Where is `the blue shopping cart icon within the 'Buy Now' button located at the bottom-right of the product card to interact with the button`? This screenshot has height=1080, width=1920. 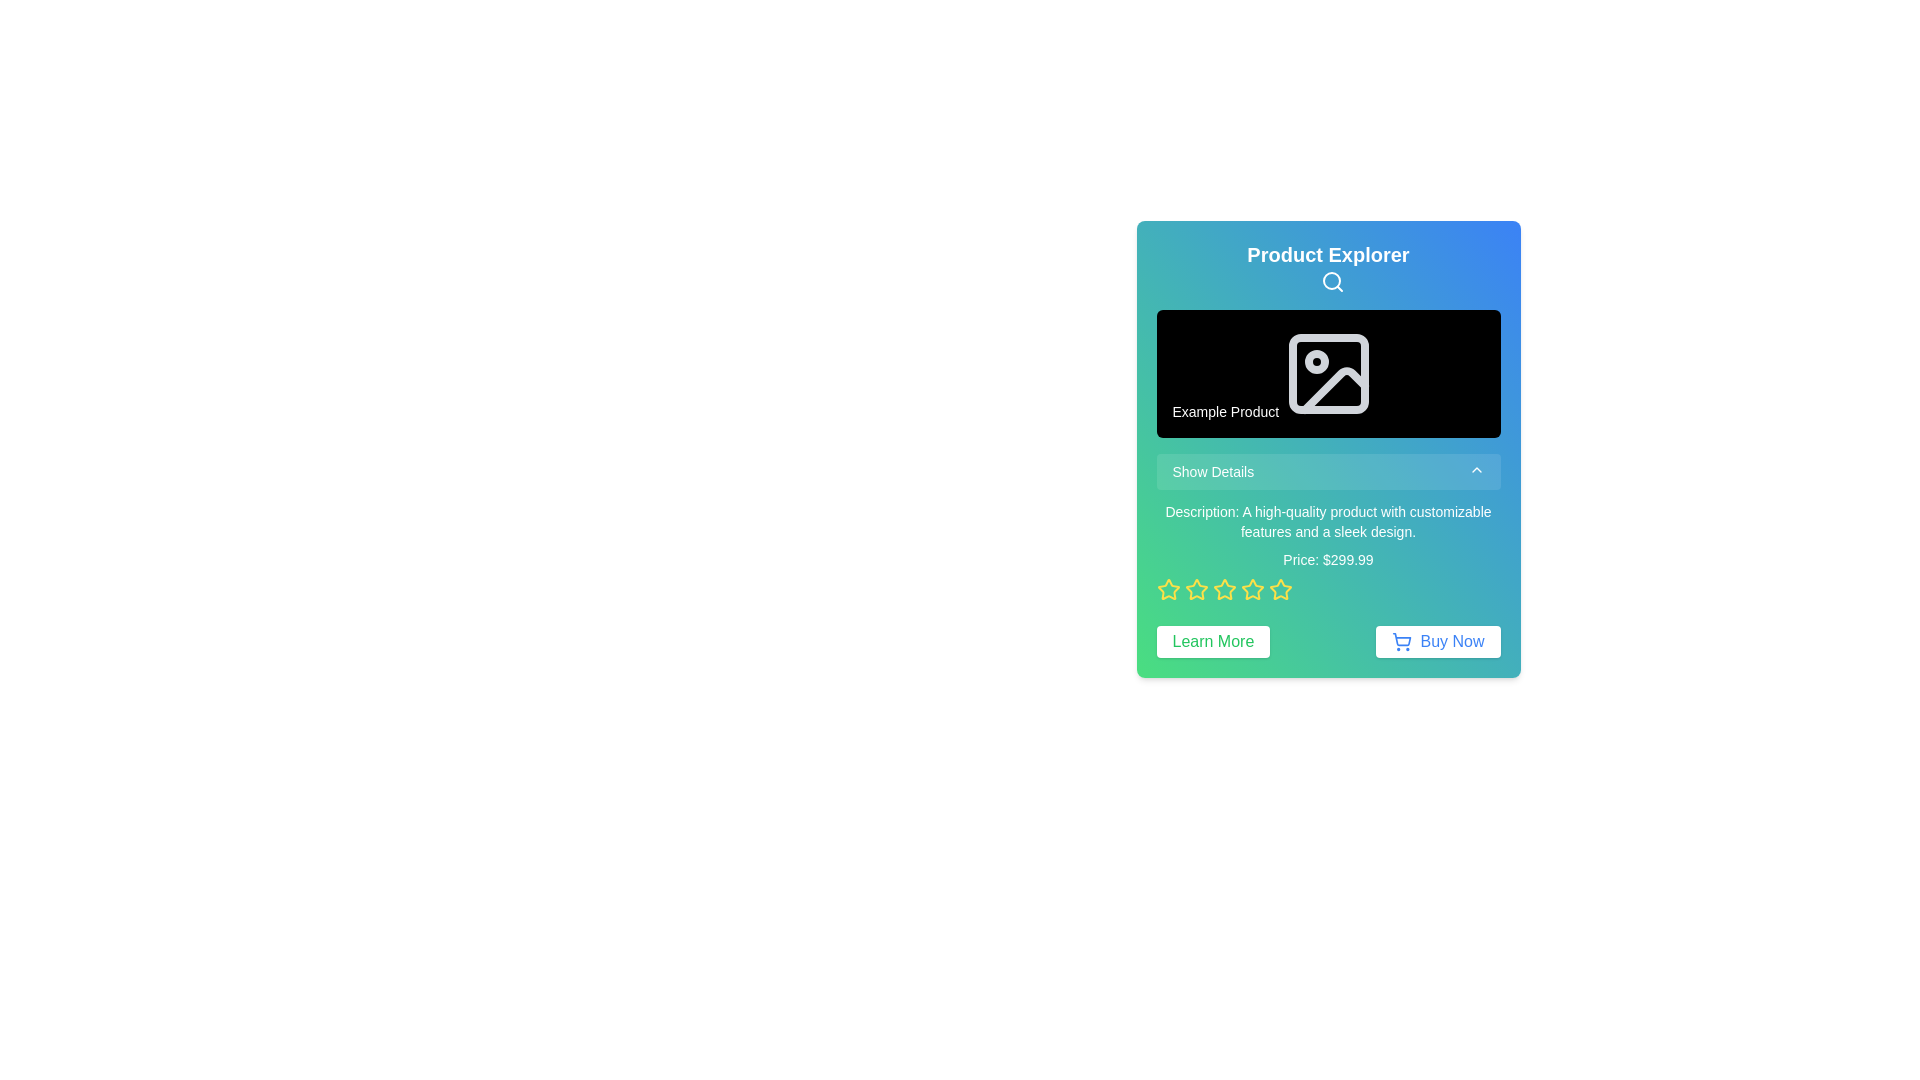
the blue shopping cart icon within the 'Buy Now' button located at the bottom-right of the product card to interact with the button is located at coordinates (1401, 641).